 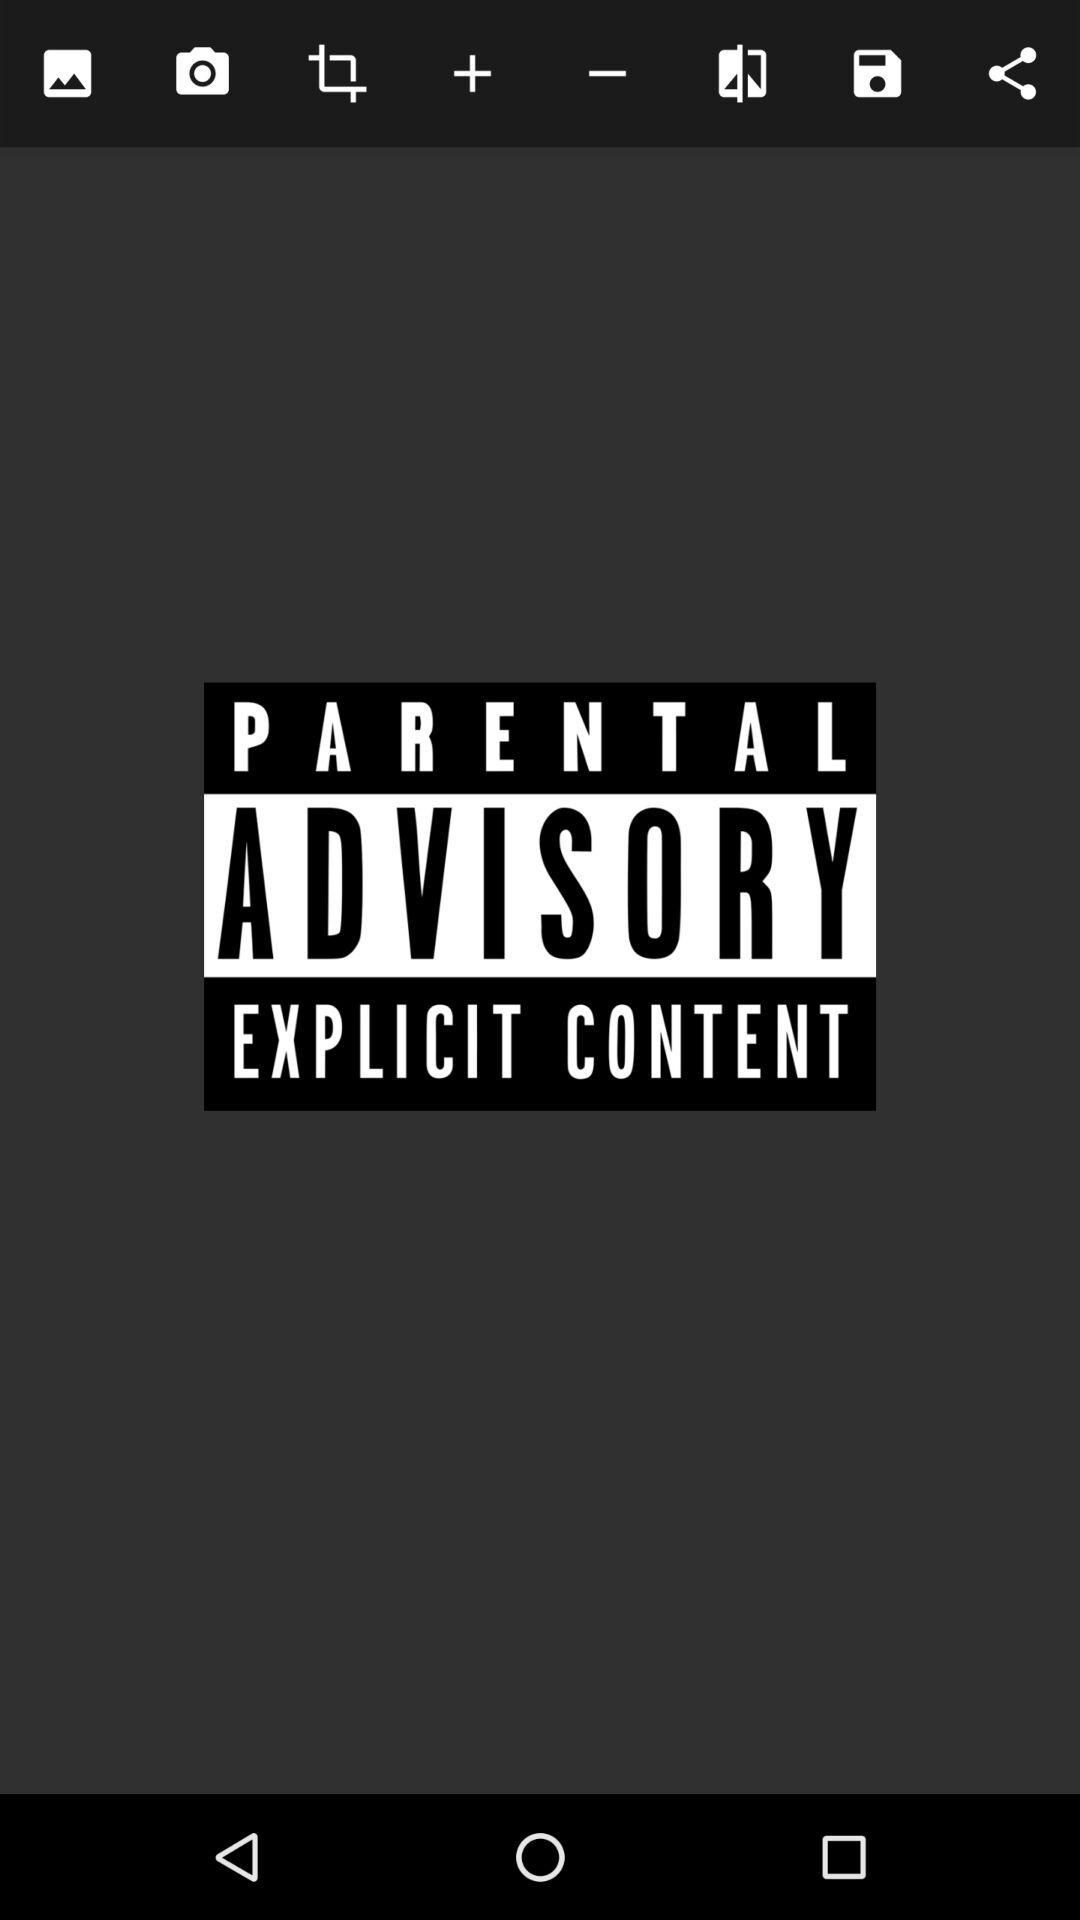 I want to click on the wallpaper icon, so click(x=66, y=73).